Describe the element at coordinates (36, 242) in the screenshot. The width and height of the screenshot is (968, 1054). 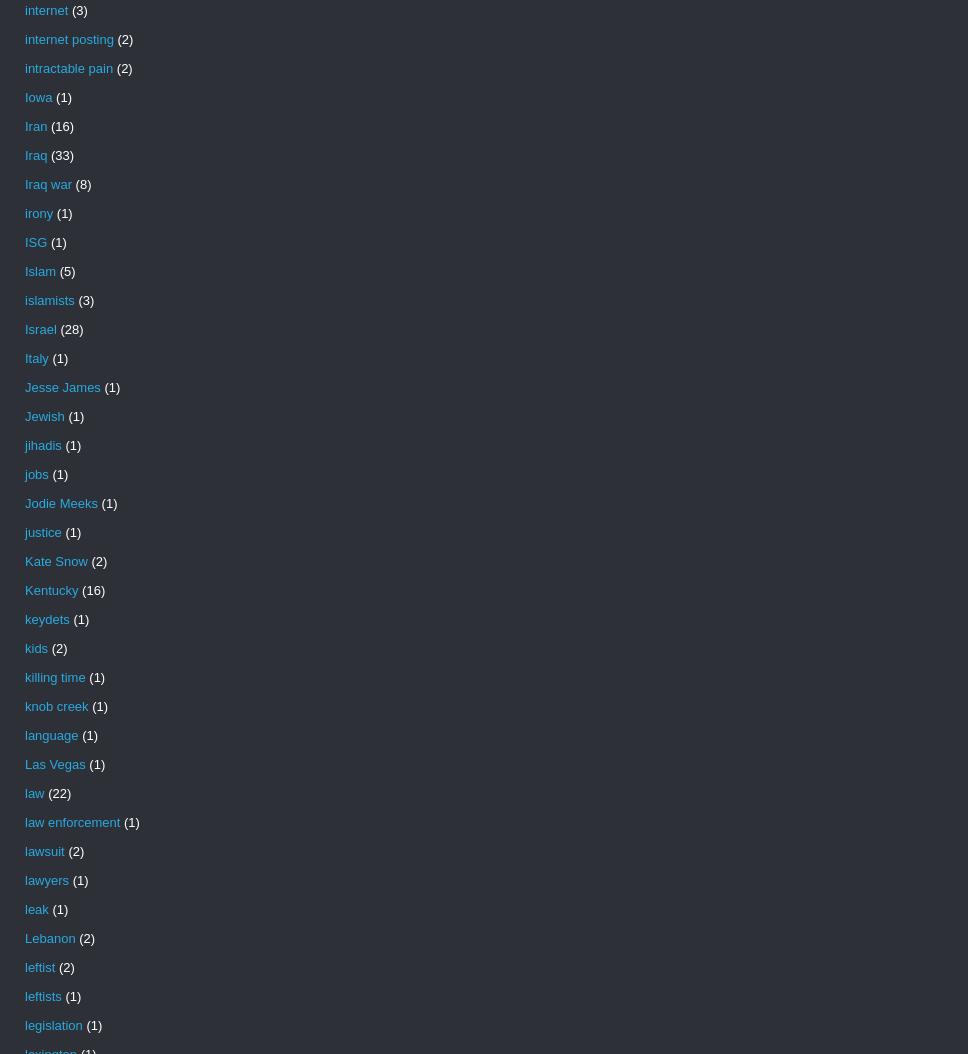
I see `'ISG'` at that location.